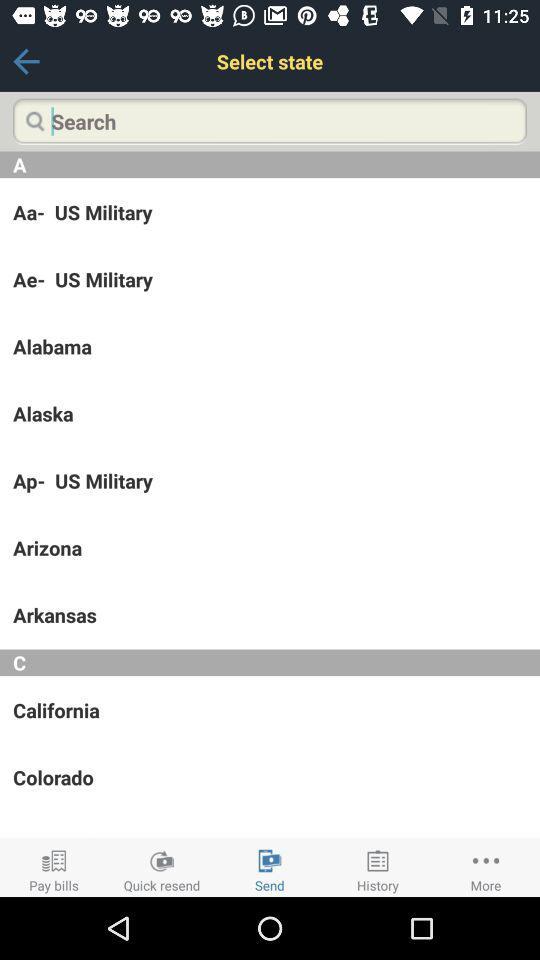 The width and height of the screenshot is (540, 960). I want to click on the app above ap-  us military icon, so click(270, 412).